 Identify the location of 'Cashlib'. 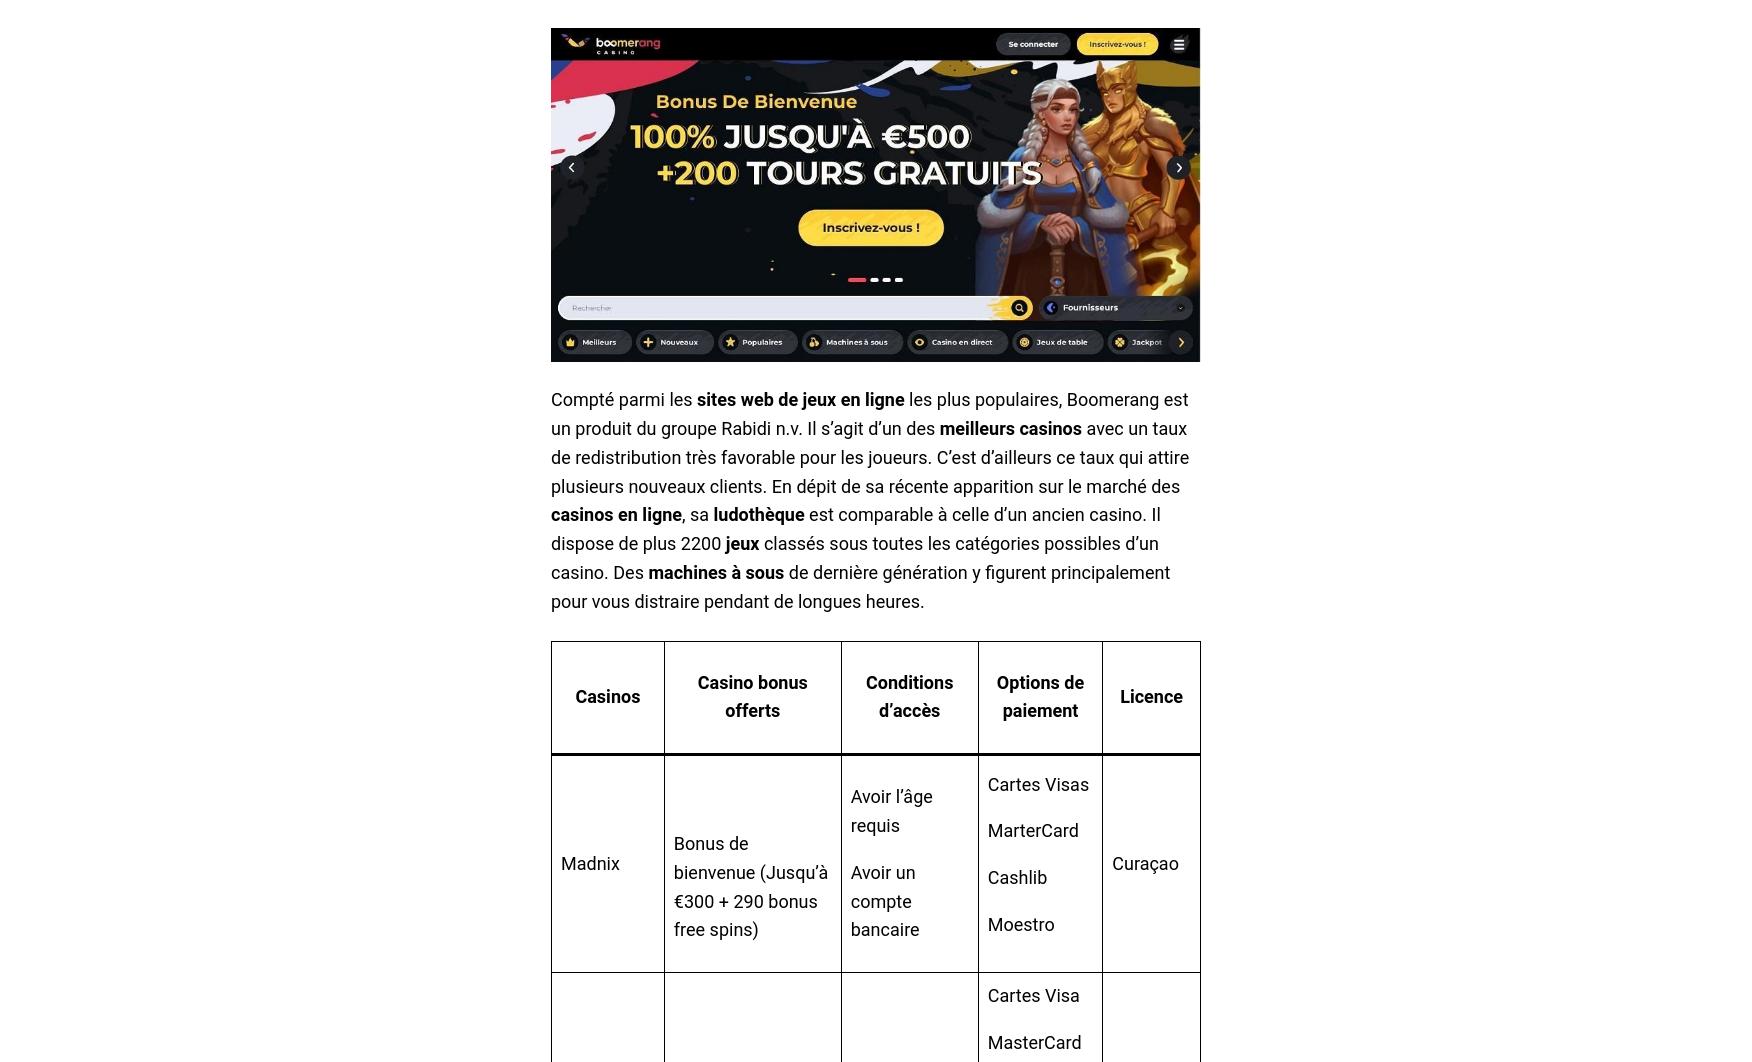
(986, 876).